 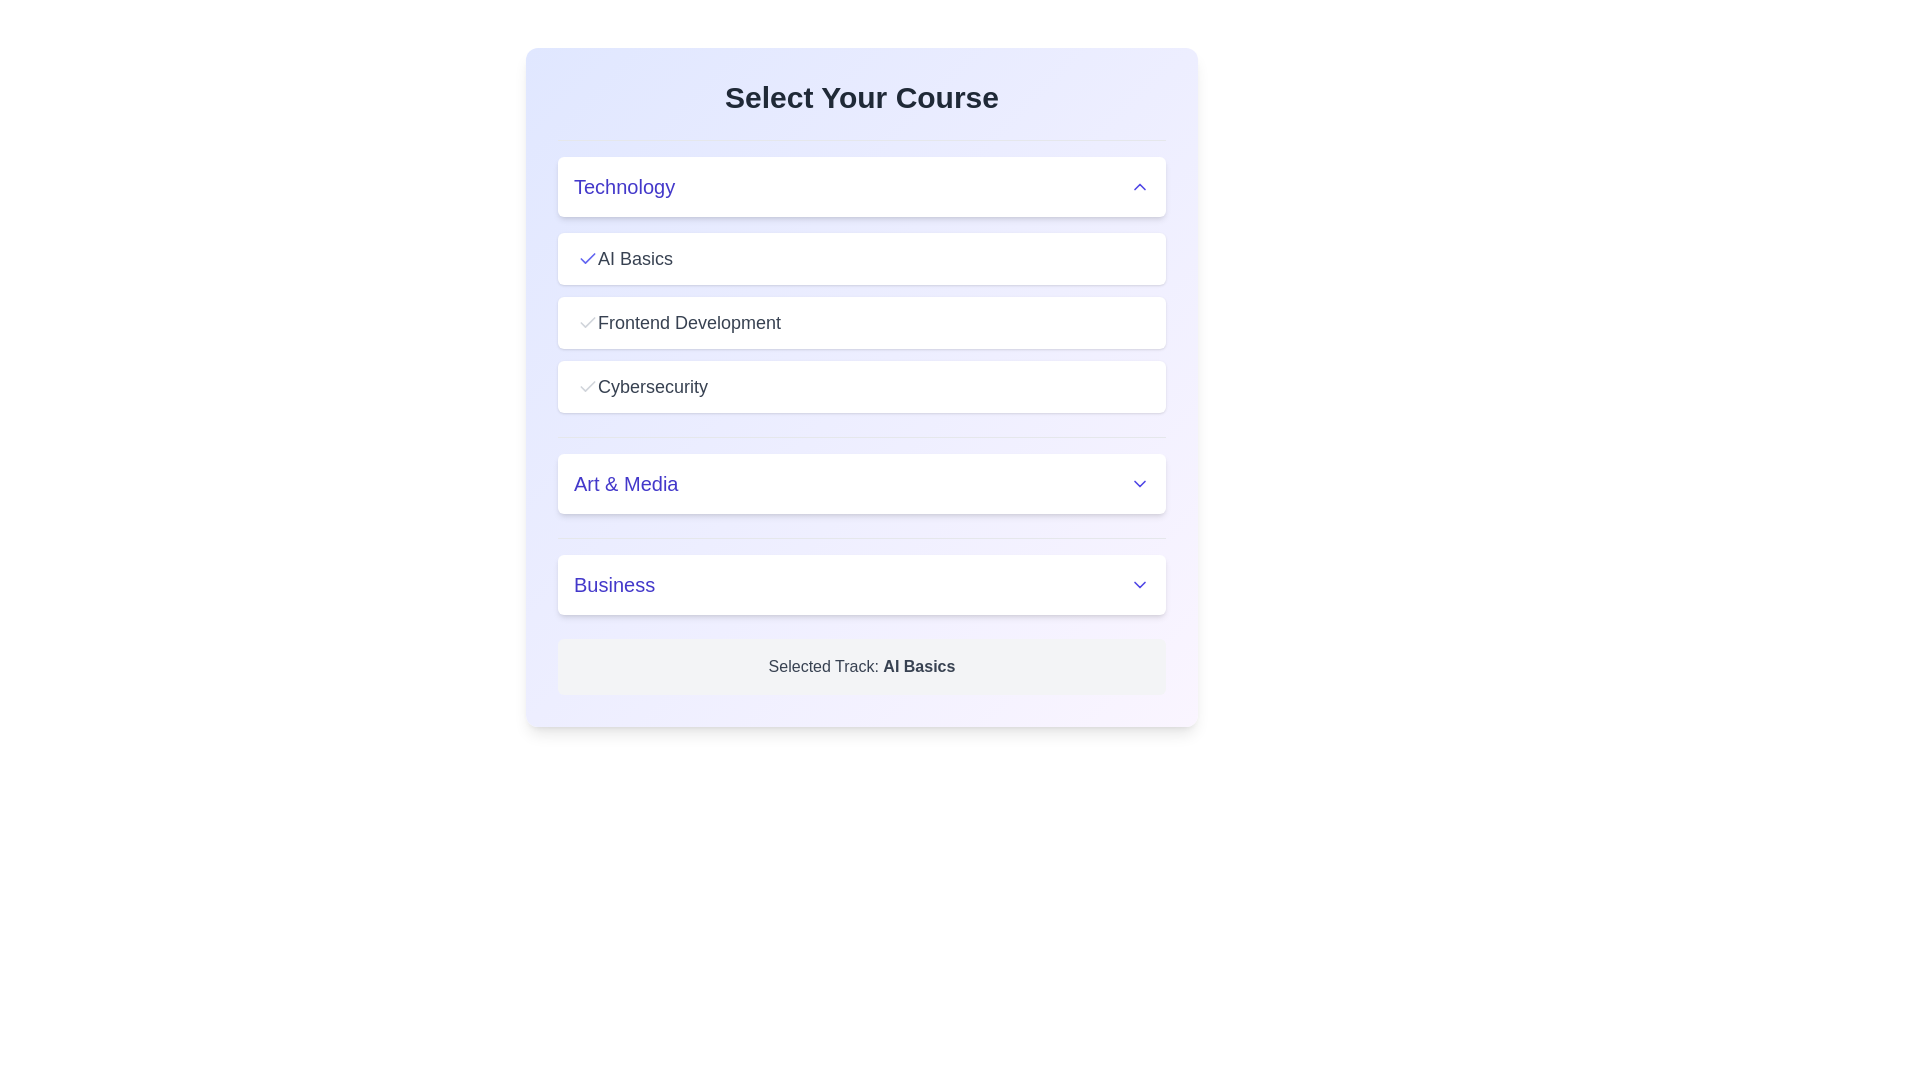 I want to click on the small upward-facing blue chevron icon located to the far right within the 'Technology' section header, so click(x=1140, y=186).